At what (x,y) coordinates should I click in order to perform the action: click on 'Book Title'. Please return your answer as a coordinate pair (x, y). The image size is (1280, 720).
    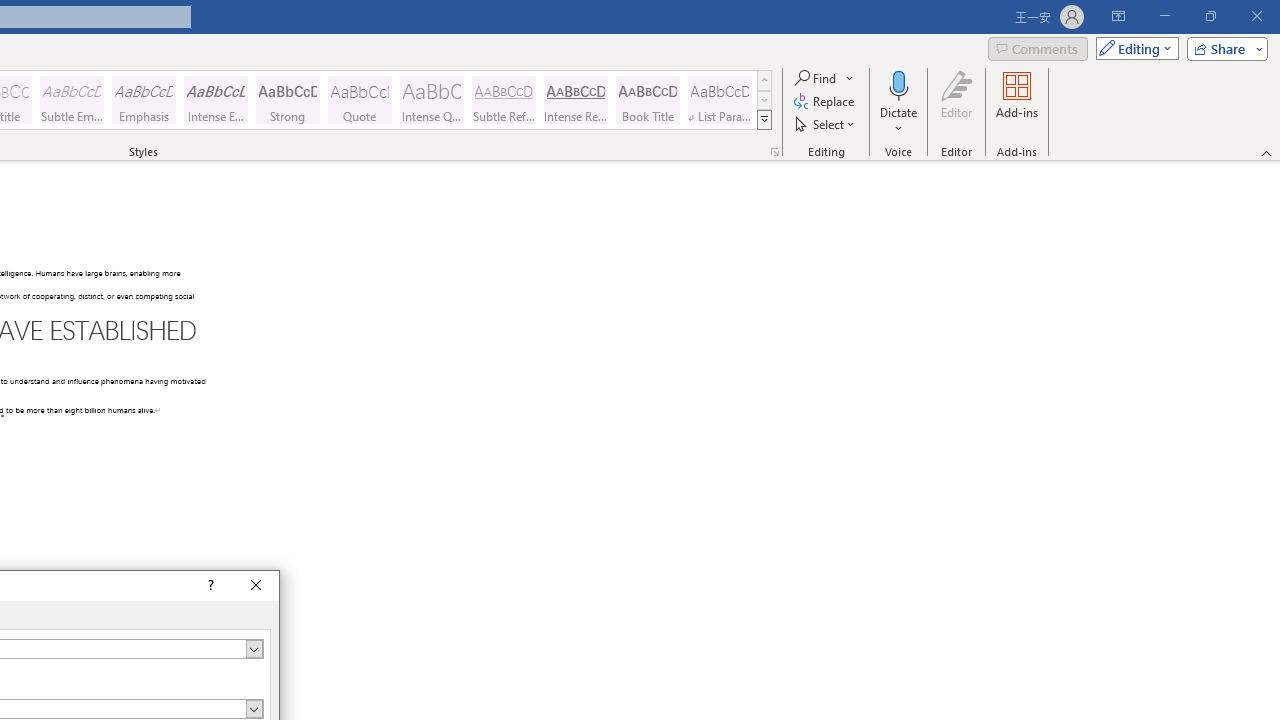
    Looking at the image, I should click on (647, 100).